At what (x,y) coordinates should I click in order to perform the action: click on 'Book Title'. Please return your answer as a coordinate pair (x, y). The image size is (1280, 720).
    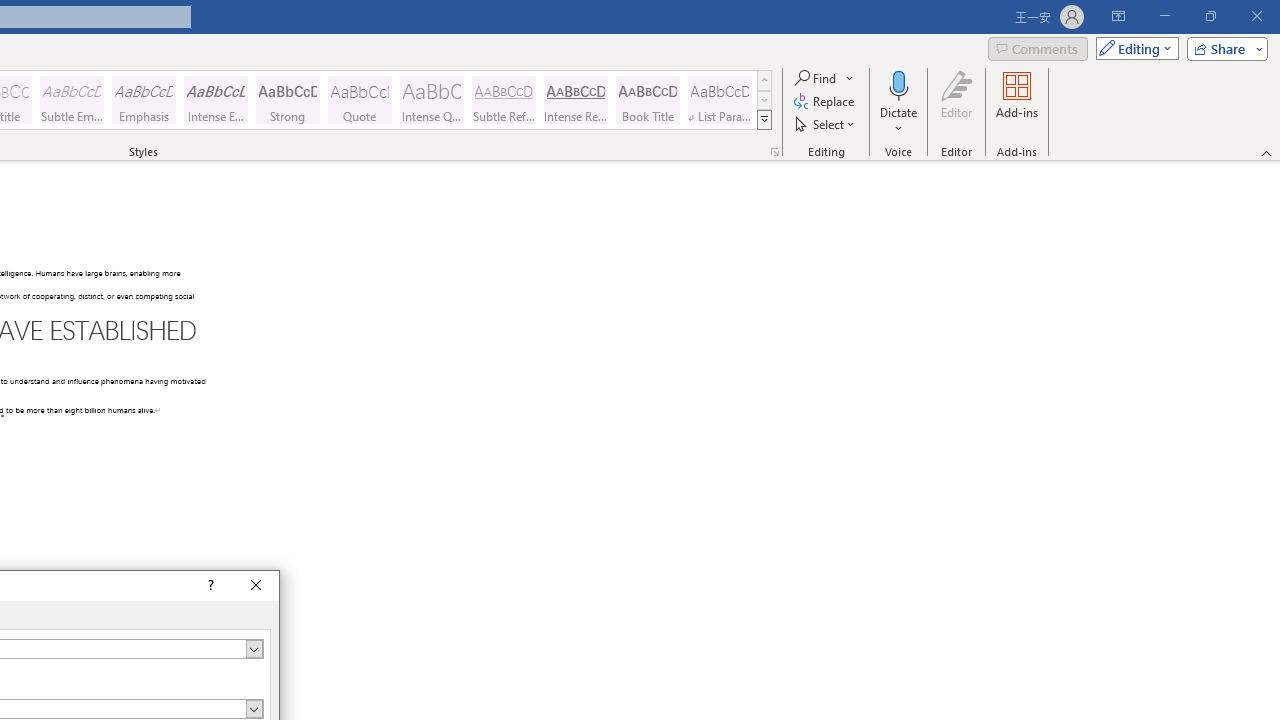
    Looking at the image, I should click on (647, 100).